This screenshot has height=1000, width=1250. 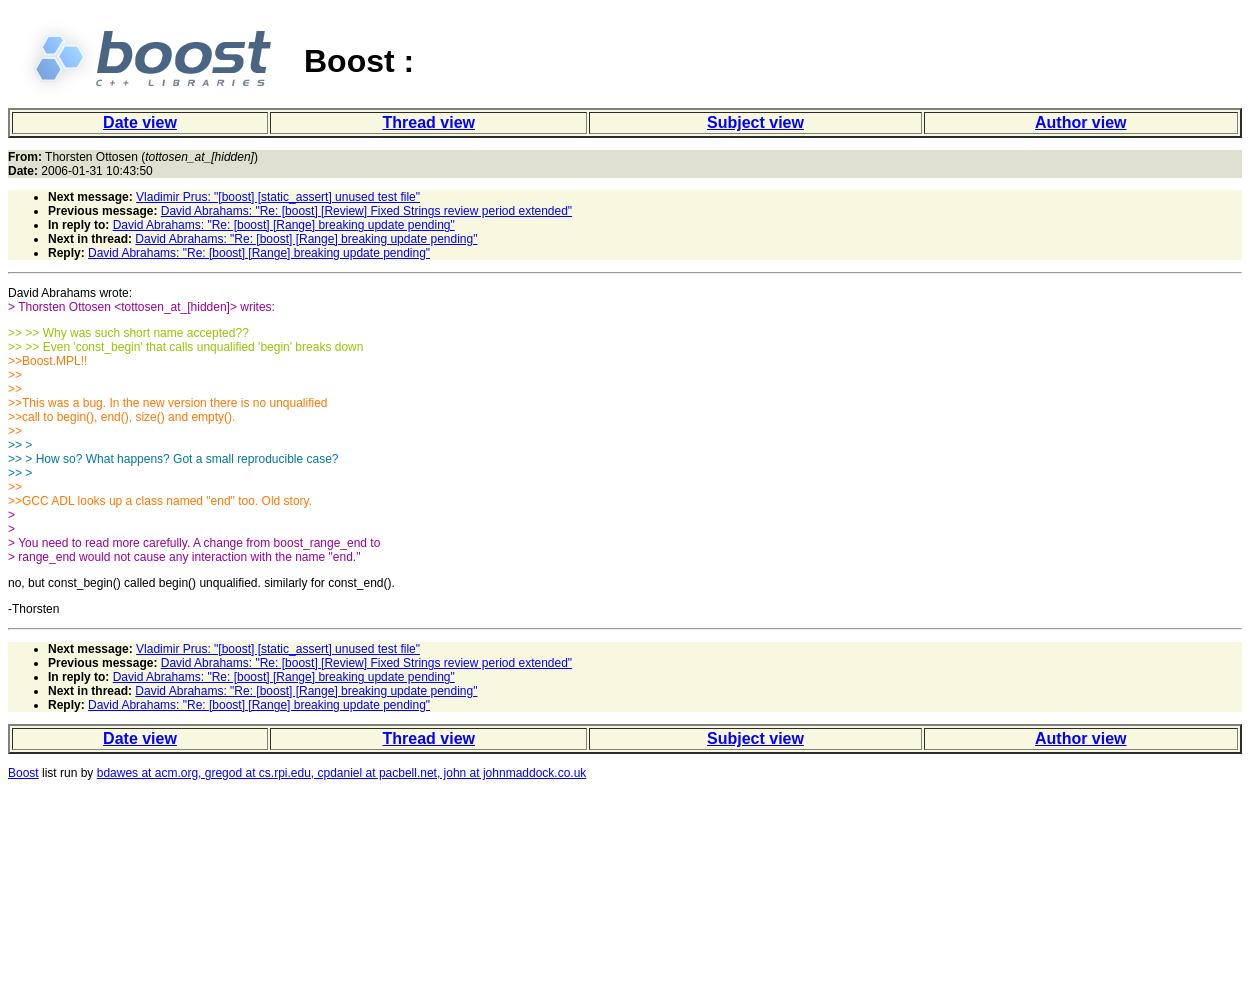 I want to click on 'tottosen_at_[hidden]', so click(x=198, y=157).